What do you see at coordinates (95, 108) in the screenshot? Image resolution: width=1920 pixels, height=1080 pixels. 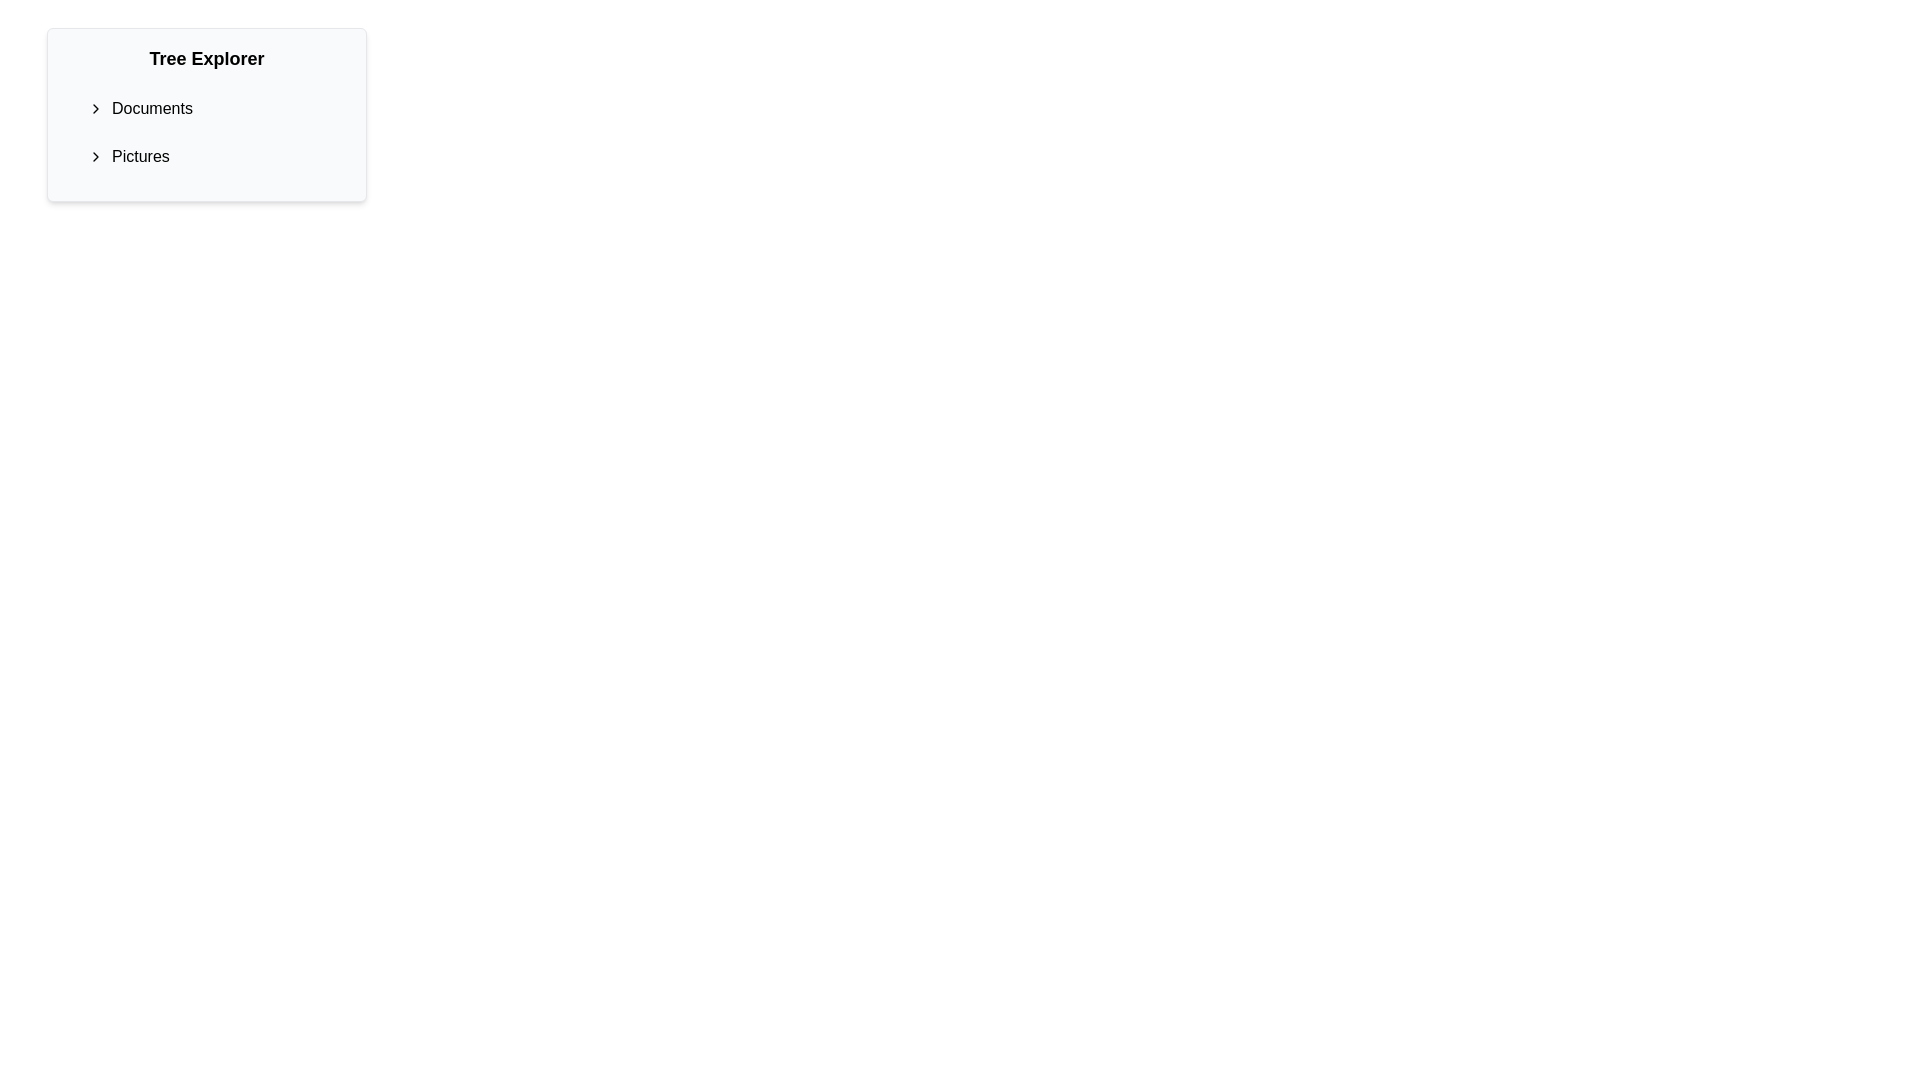 I see `the chevron icon located in the Tree Explorer navigation panel next to the Documents text` at bounding box center [95, 108].